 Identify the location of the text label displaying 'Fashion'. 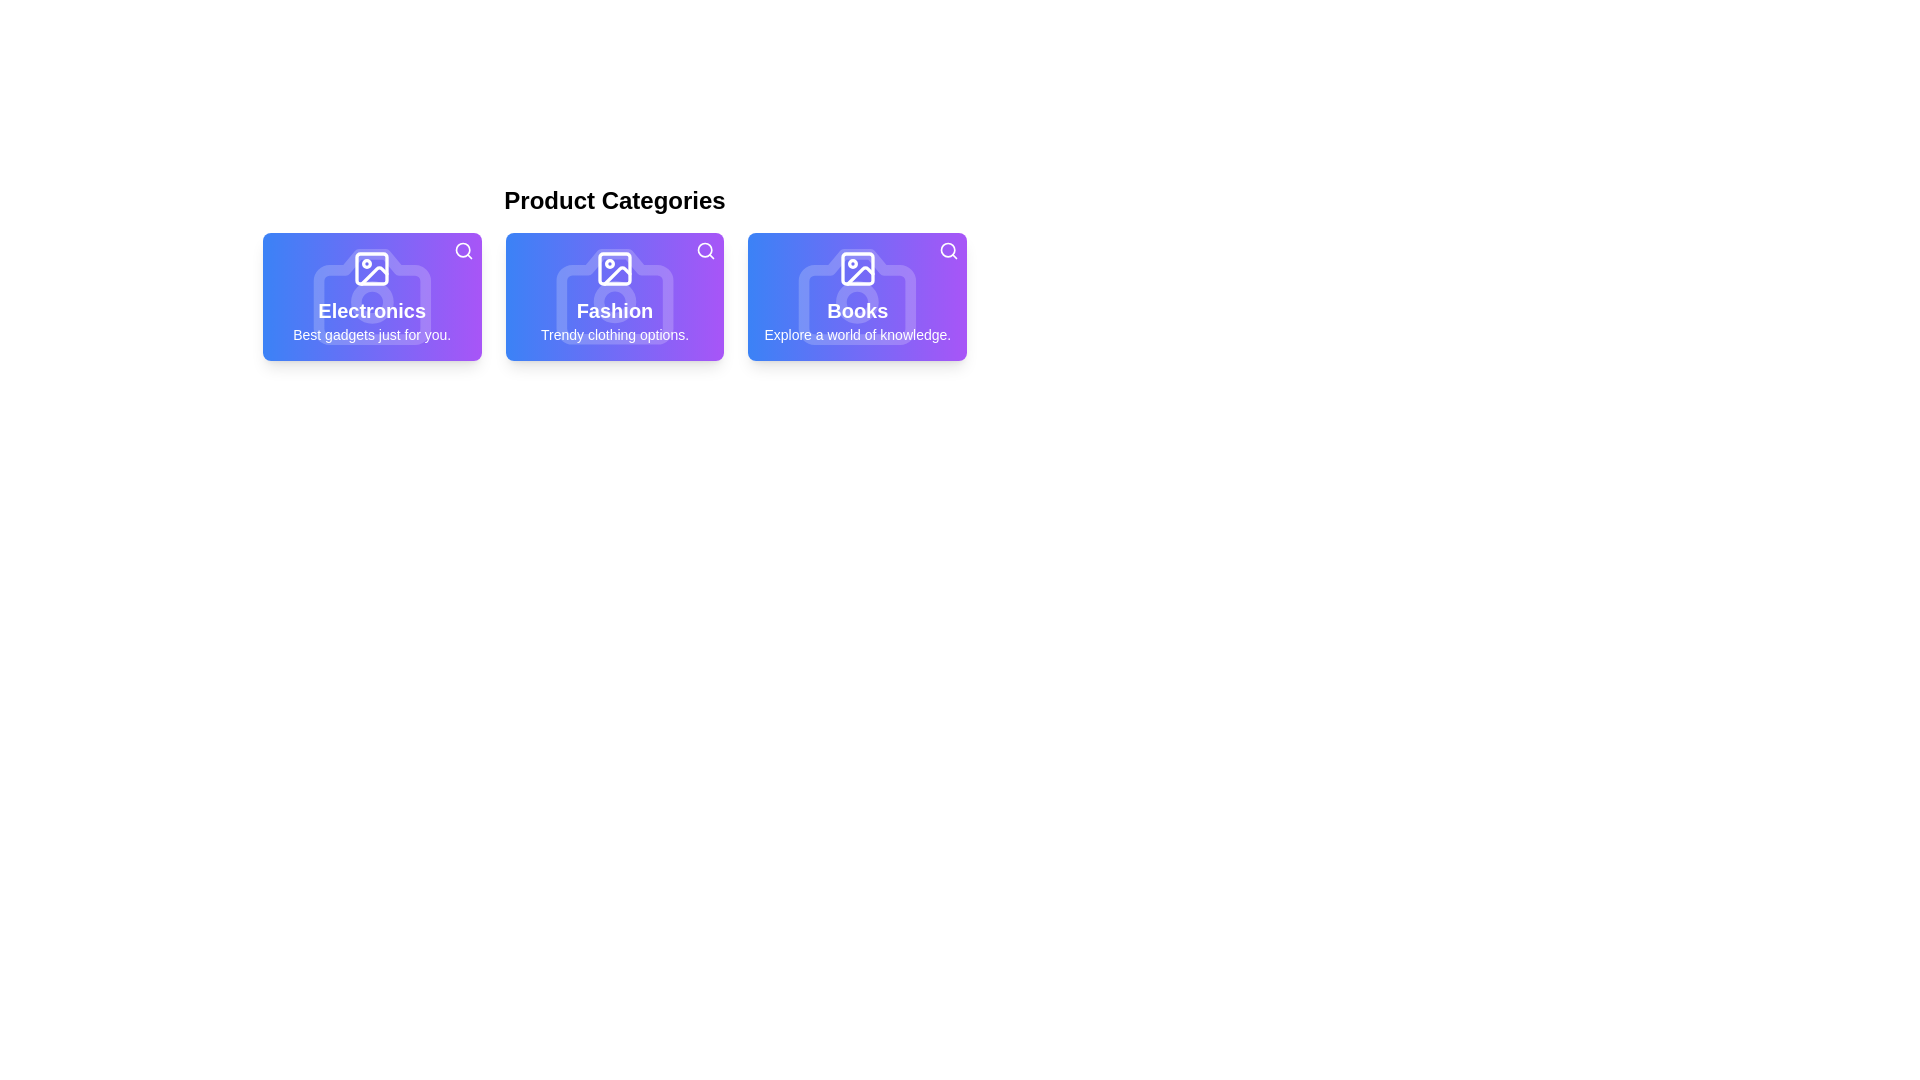
(613, 311).